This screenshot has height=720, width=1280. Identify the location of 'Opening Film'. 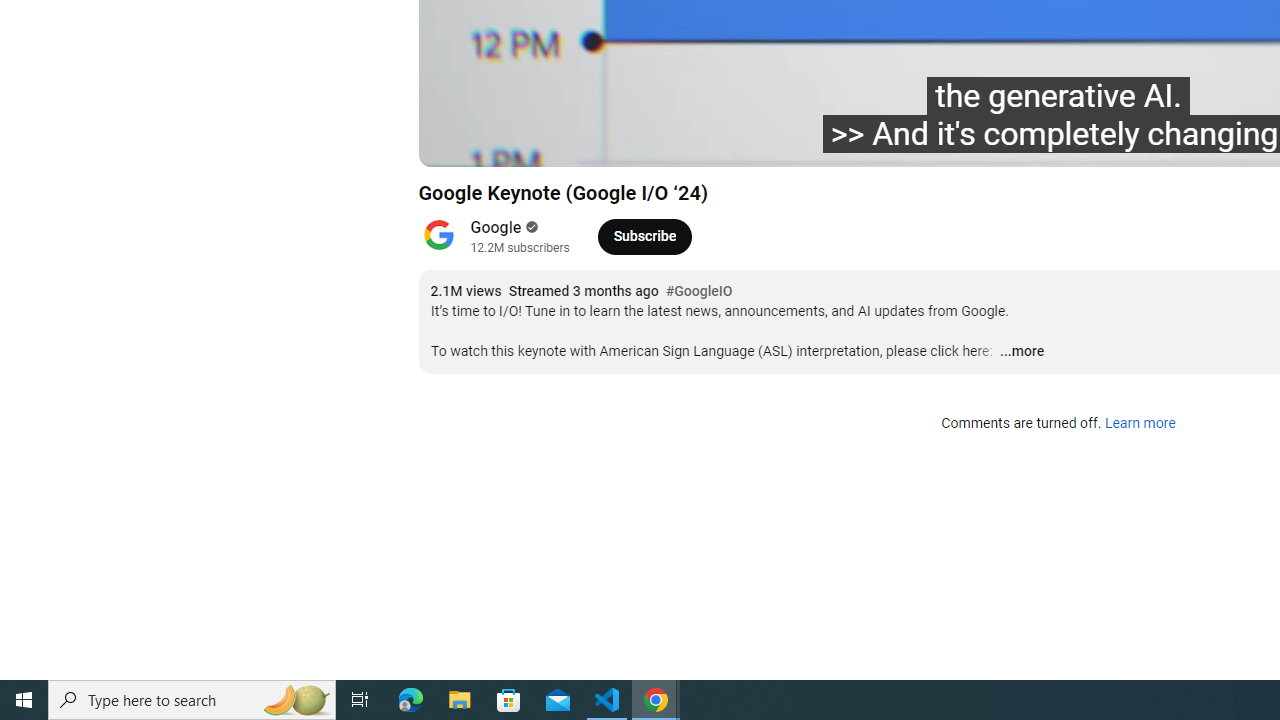
(762, 141).